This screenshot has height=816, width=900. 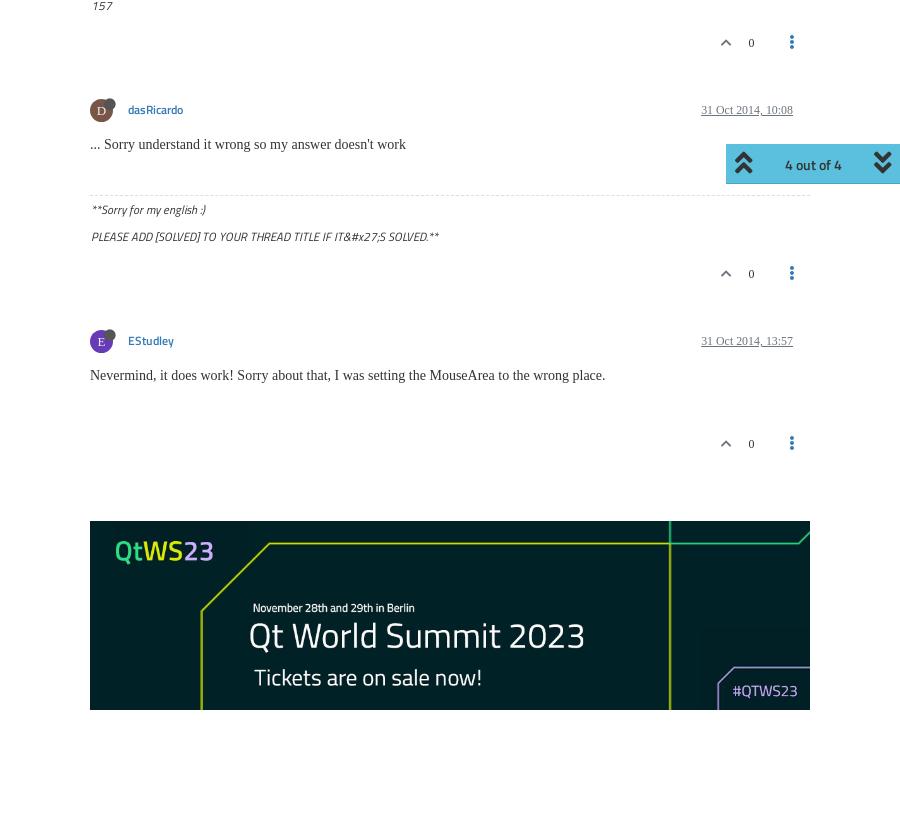 I want to click on '... Sorry understand it wrong so my answer doesn't work', so click(x=246, y=143).